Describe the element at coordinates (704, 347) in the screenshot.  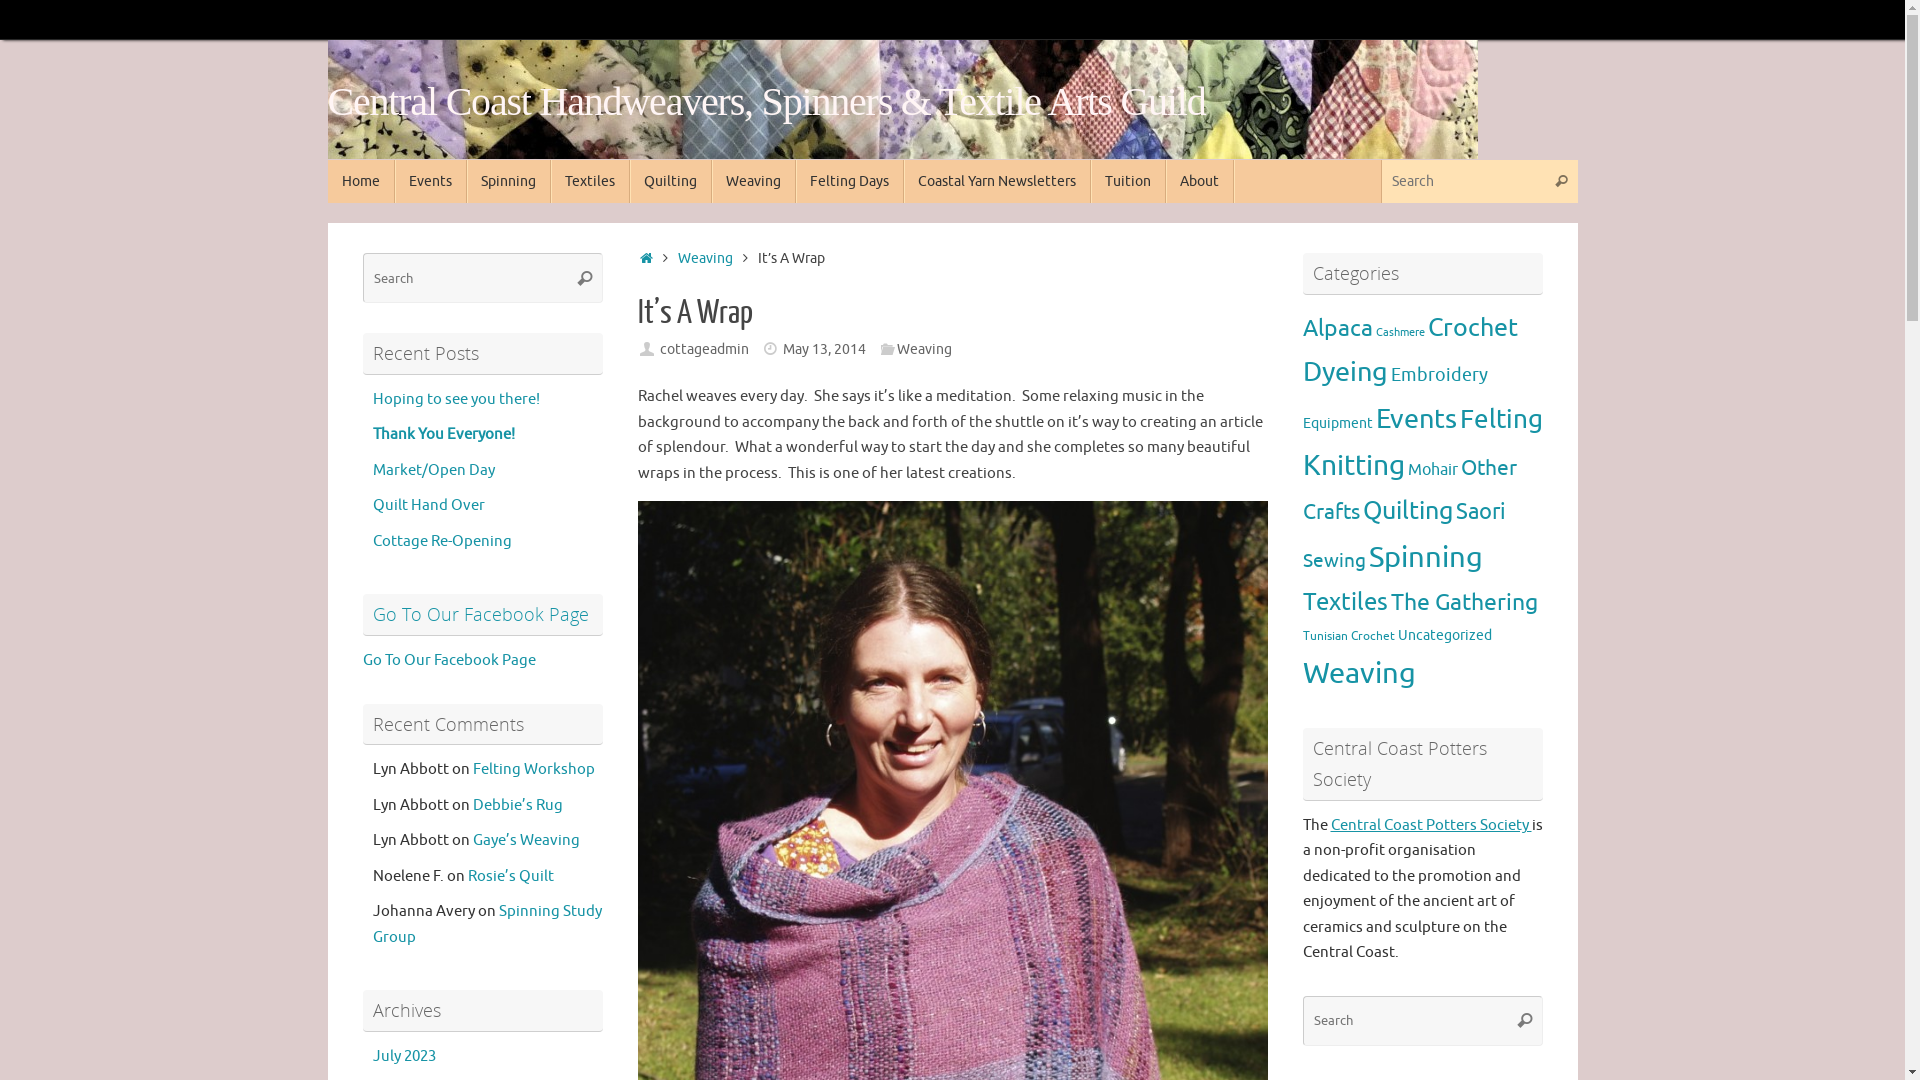
I see `'cottageadmin'` at that location.